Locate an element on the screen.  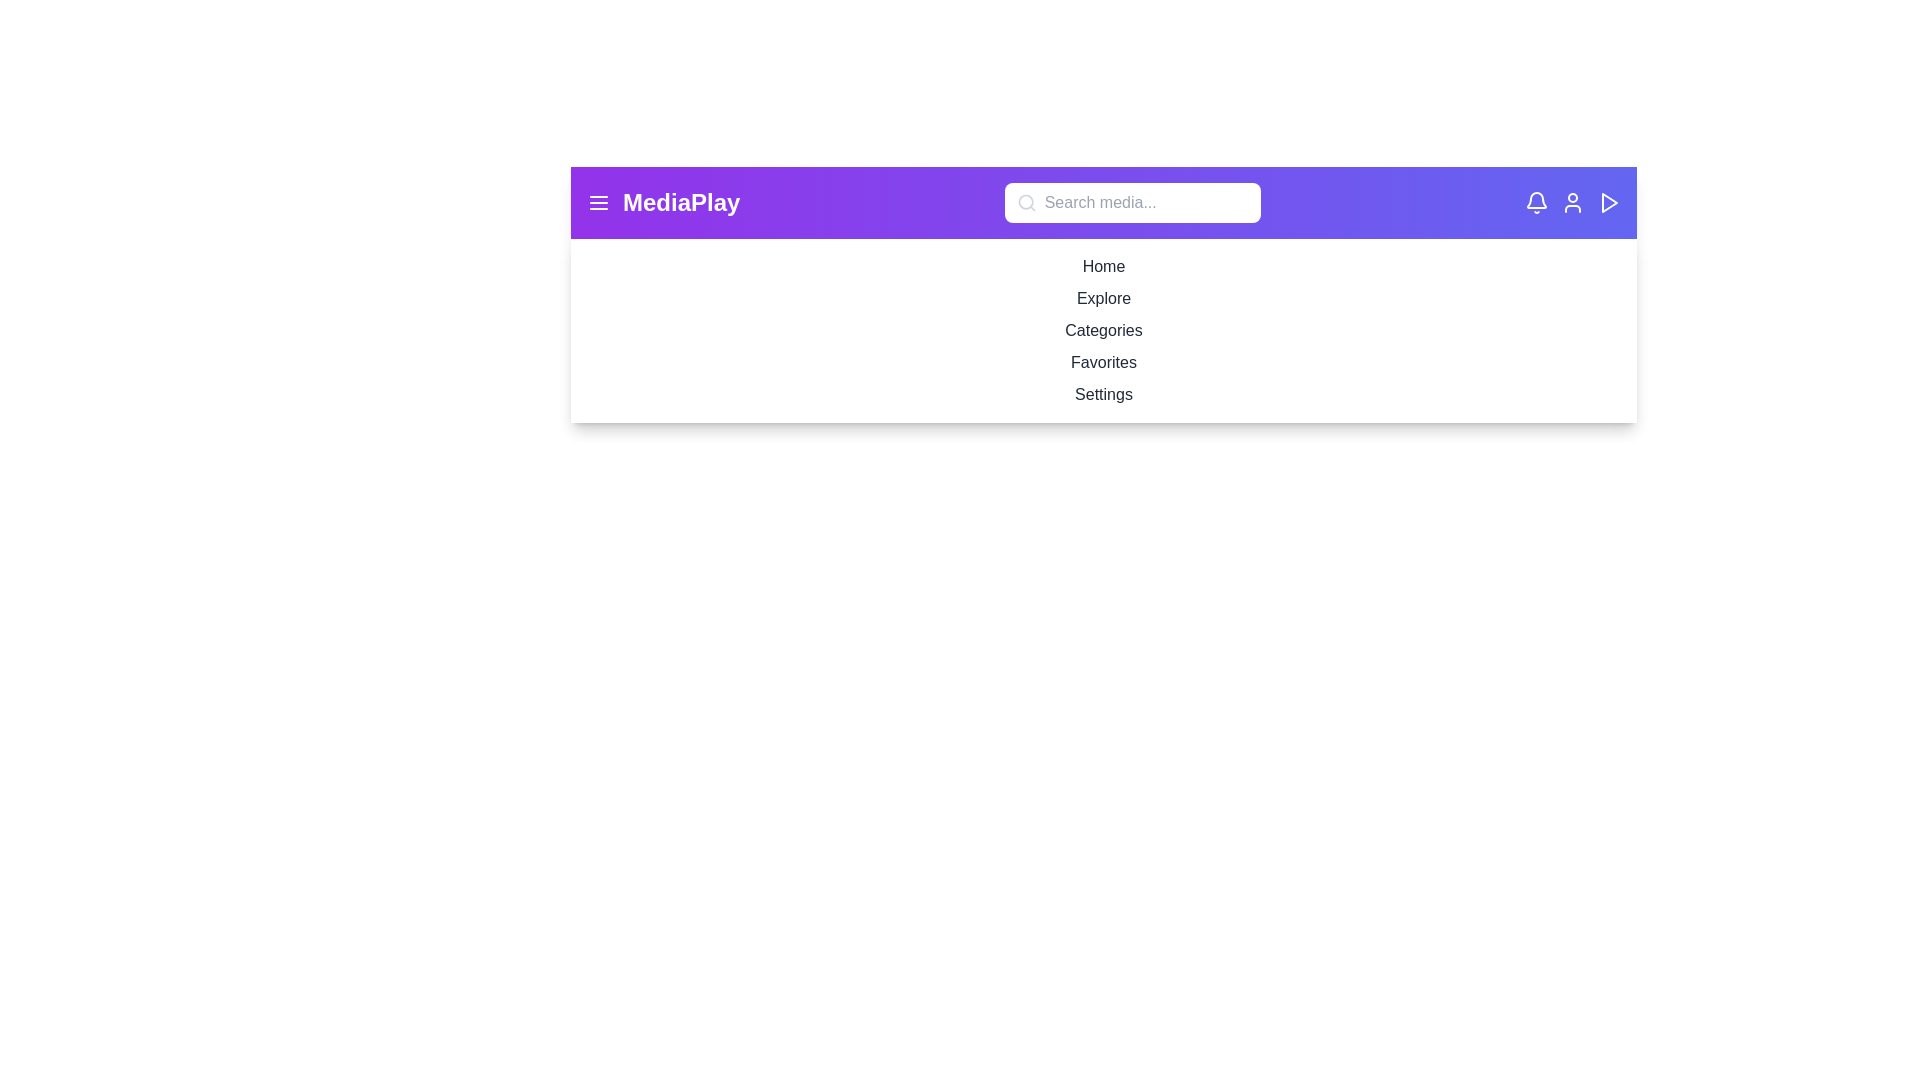
the second item in the vertical menu list, which serves as a label or navigational target is located at coordinates (1103, 299).